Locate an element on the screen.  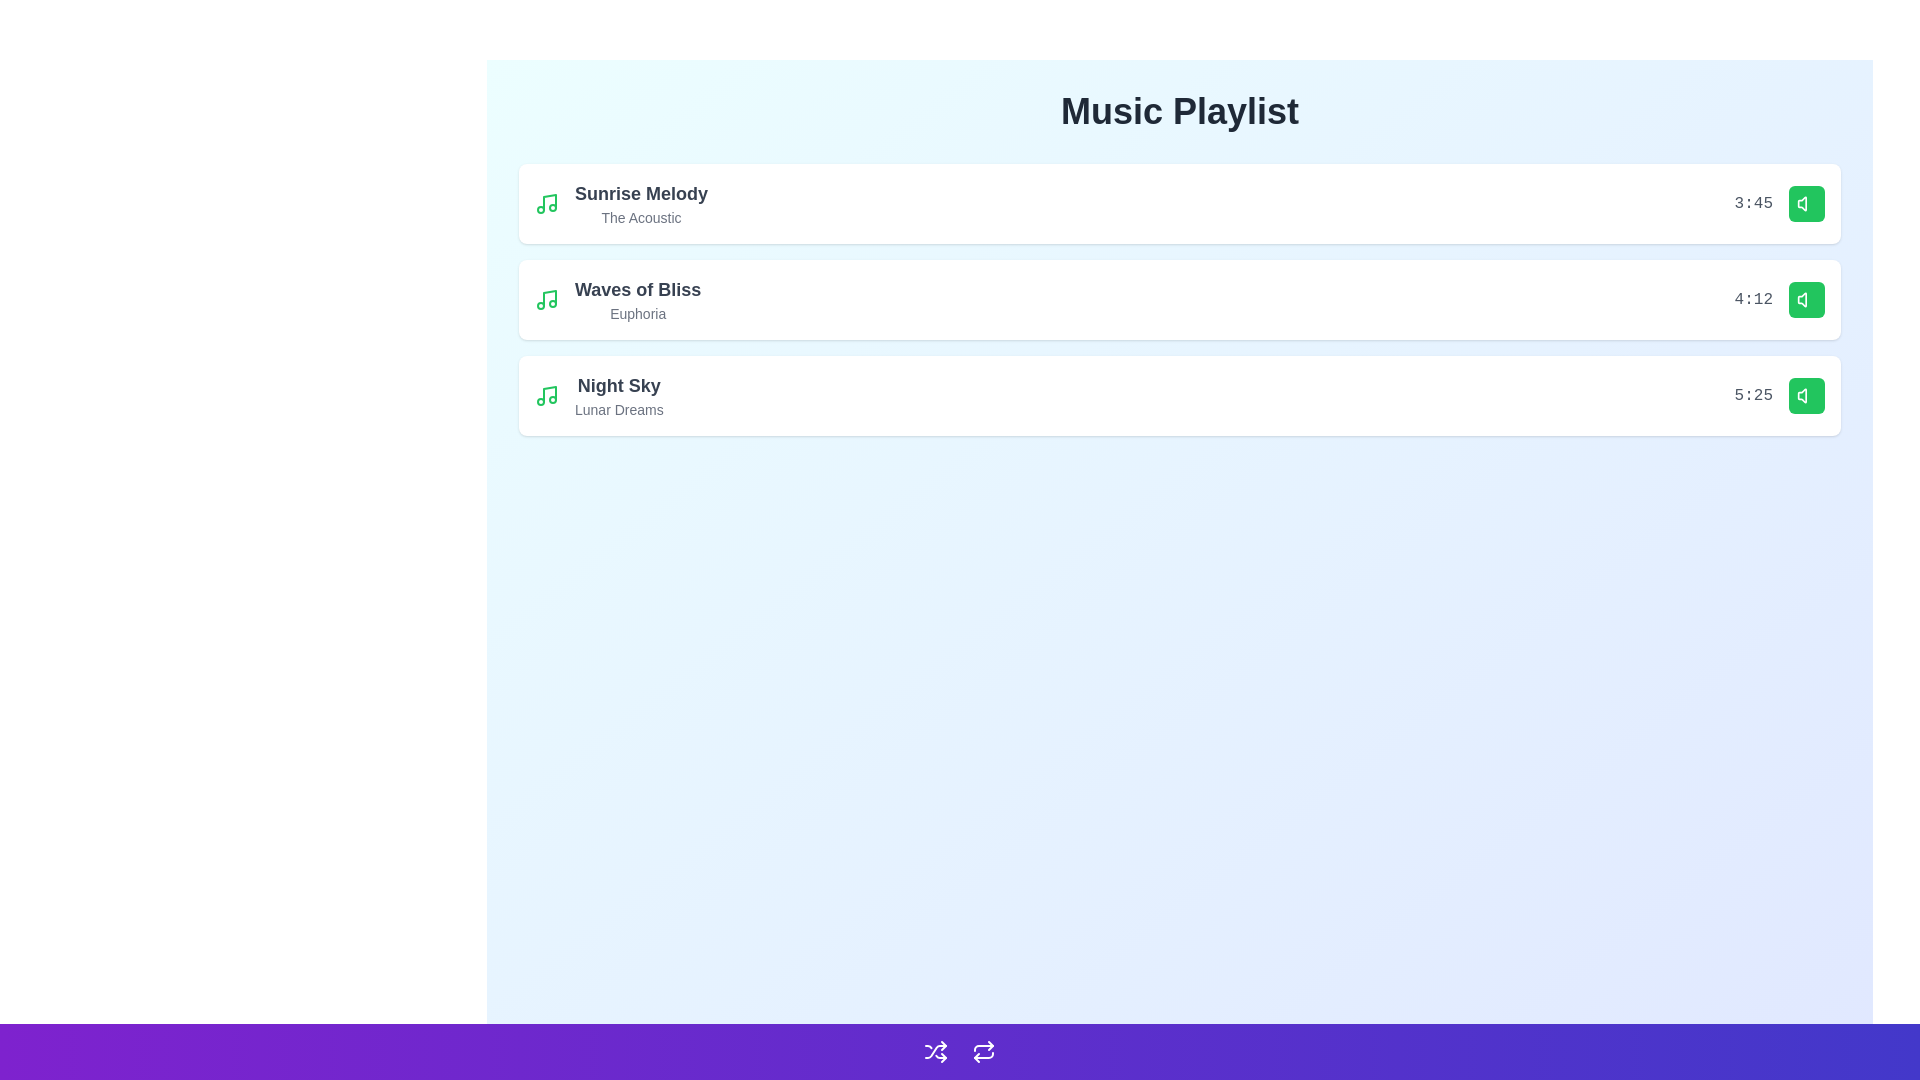
the 'Night Sky' text label with the decorative green music icon in the music playlist interface, which is the third item in the vertical list is located at coordinates (598, 396).